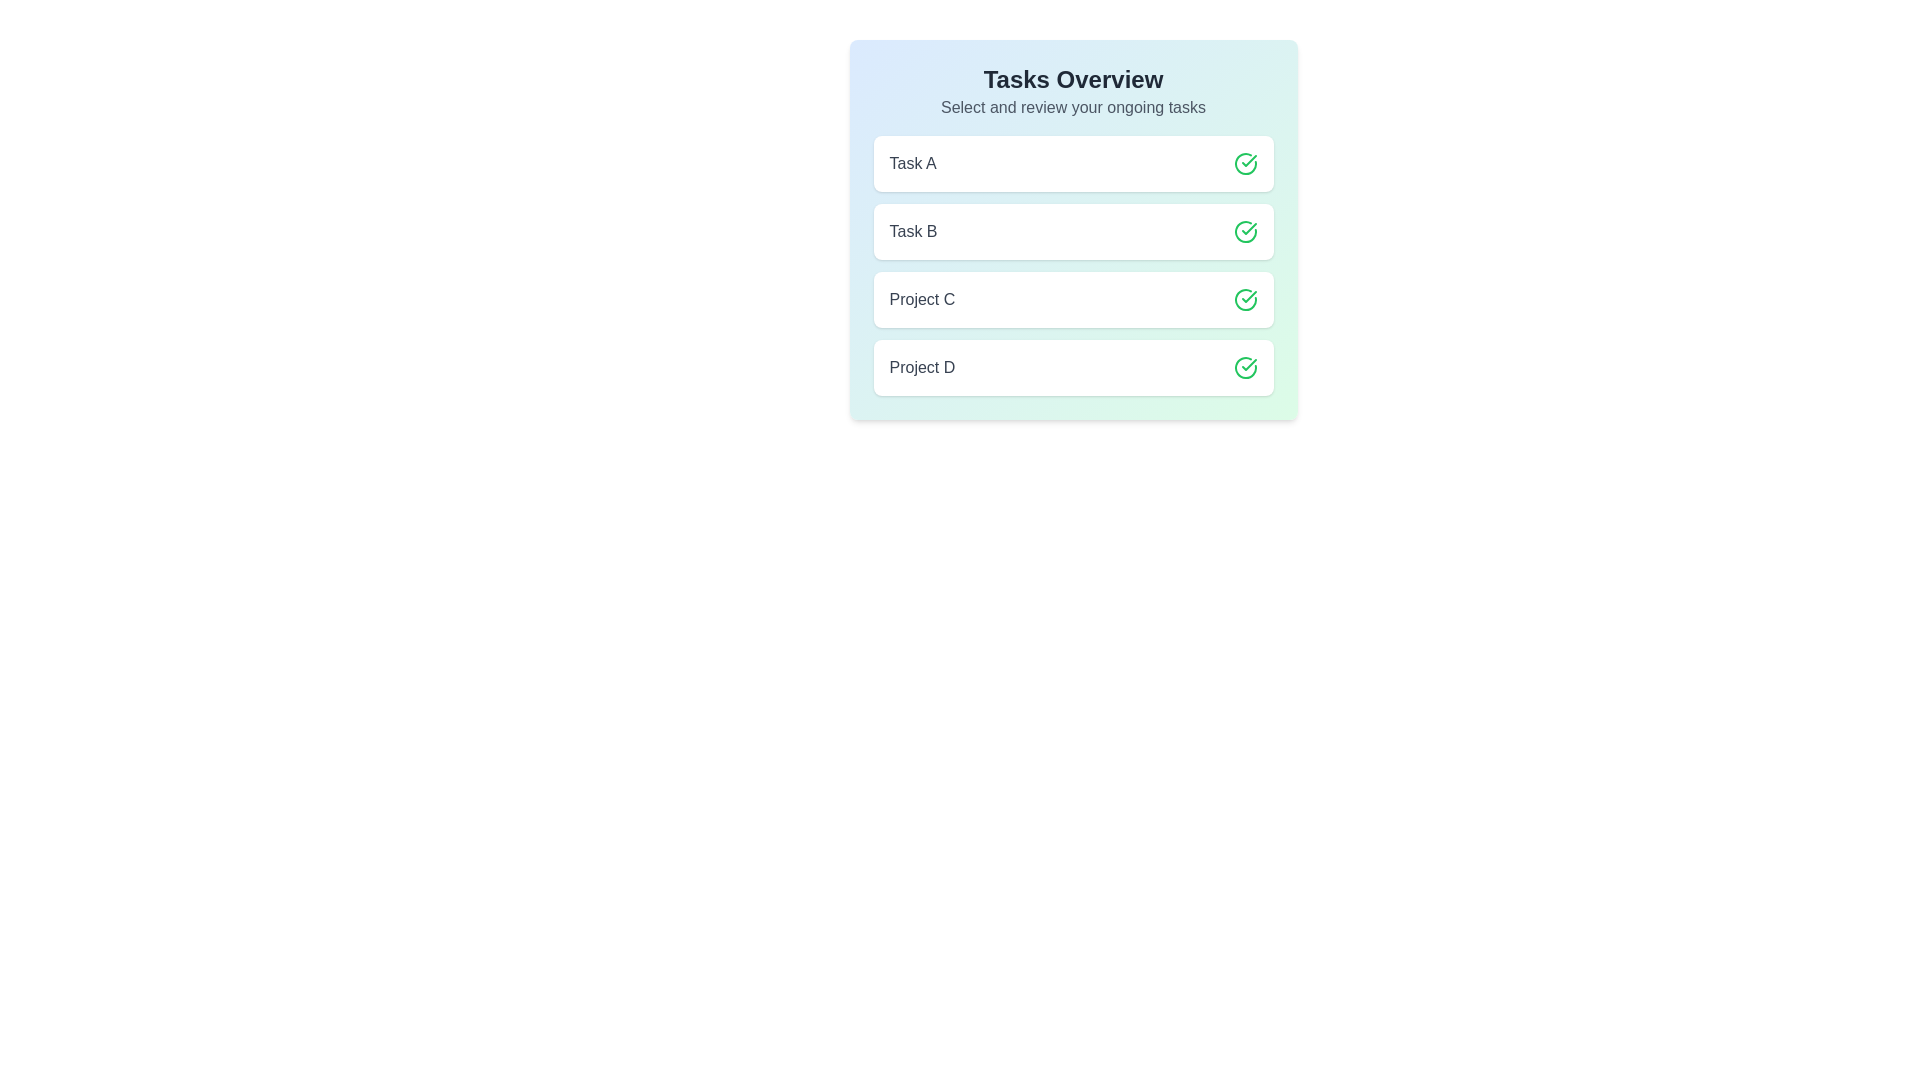 This screenshot has width=1920, height=1080. Describe the element at coordinates (1072, 230) in the screenshot. I see `the item Task B from the list` at that location.